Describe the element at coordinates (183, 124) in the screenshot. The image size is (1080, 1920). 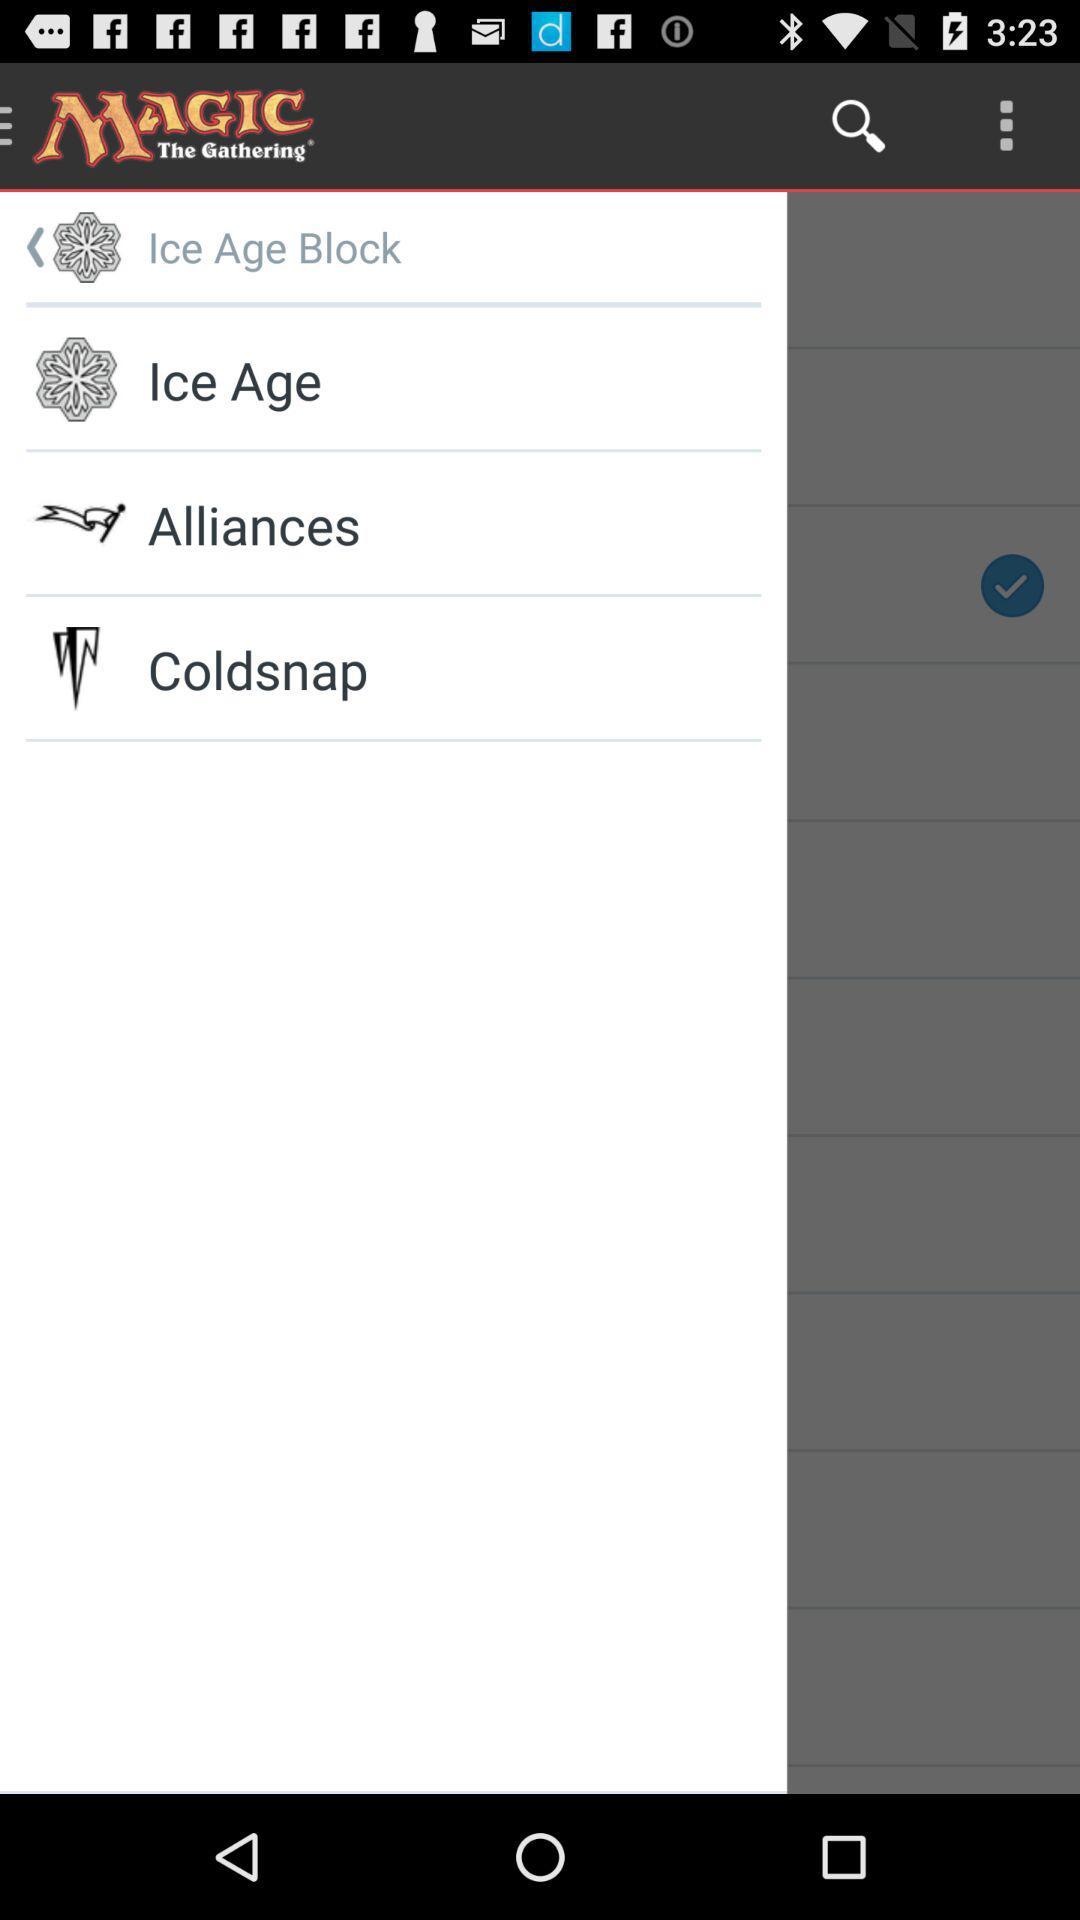
I see `the text magic the  gathering` at that location.